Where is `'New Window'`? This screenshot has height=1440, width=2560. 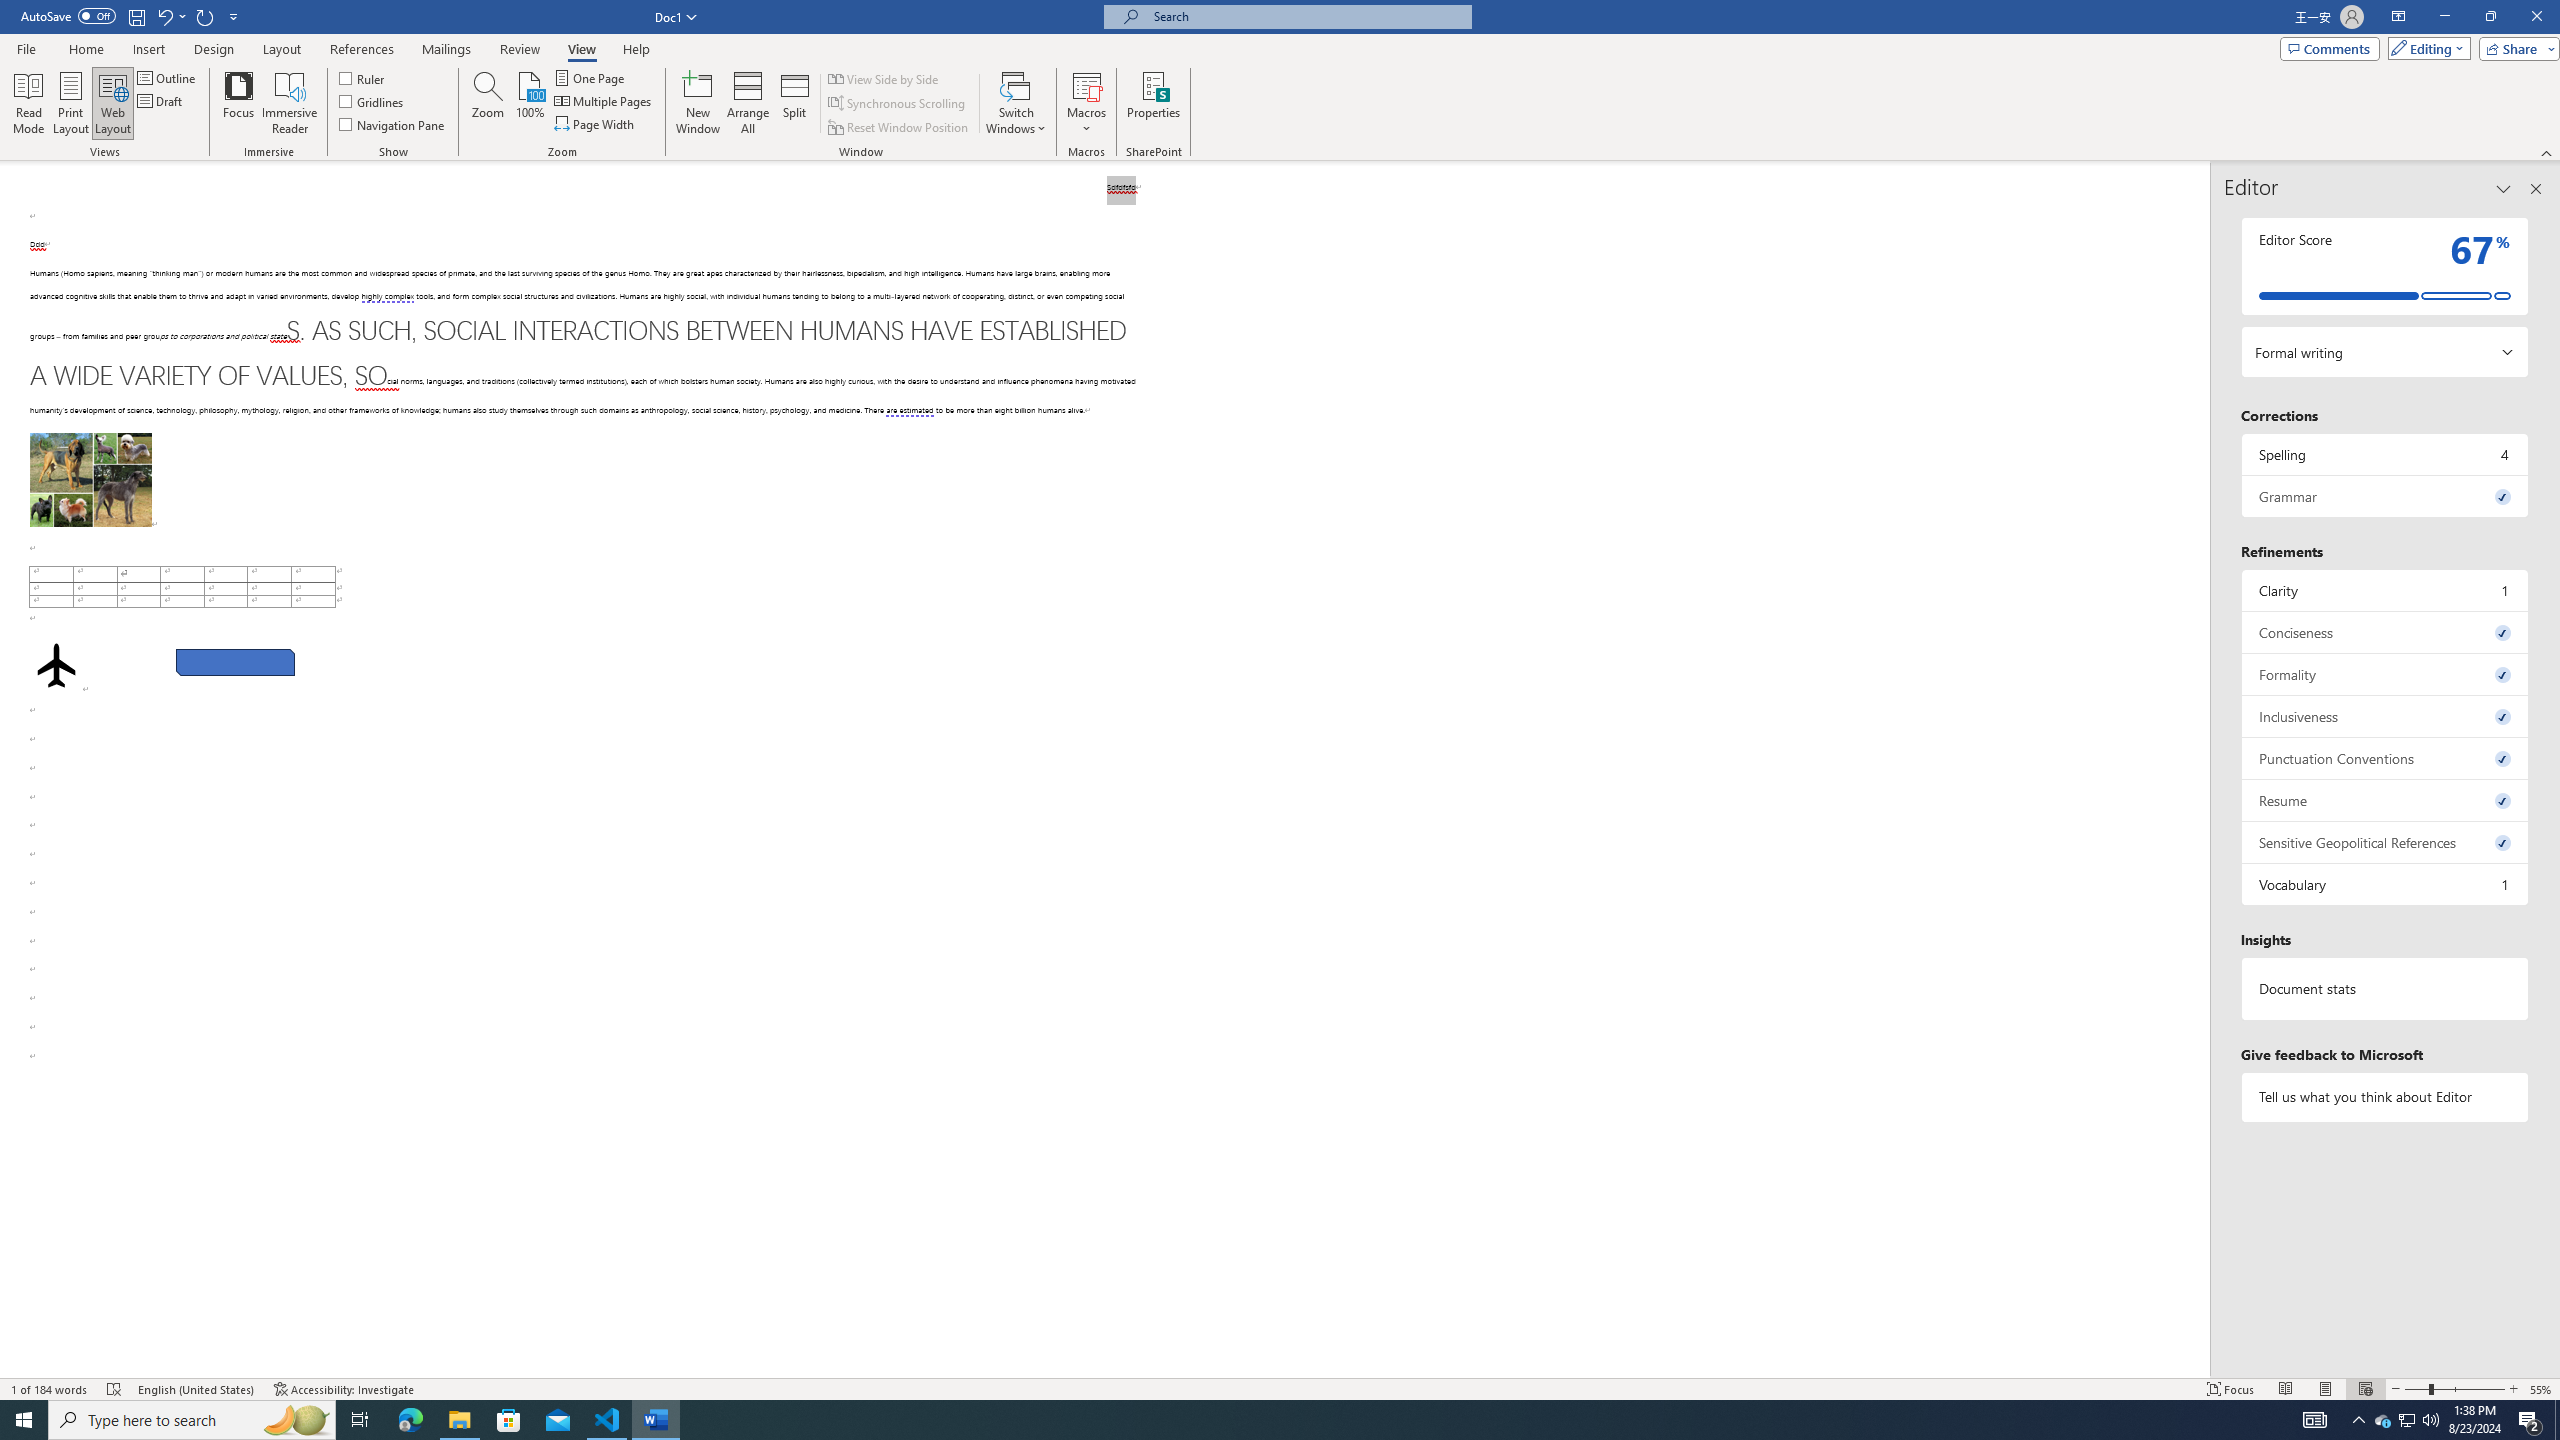
'New Window' is located at coordinates (697, 103).